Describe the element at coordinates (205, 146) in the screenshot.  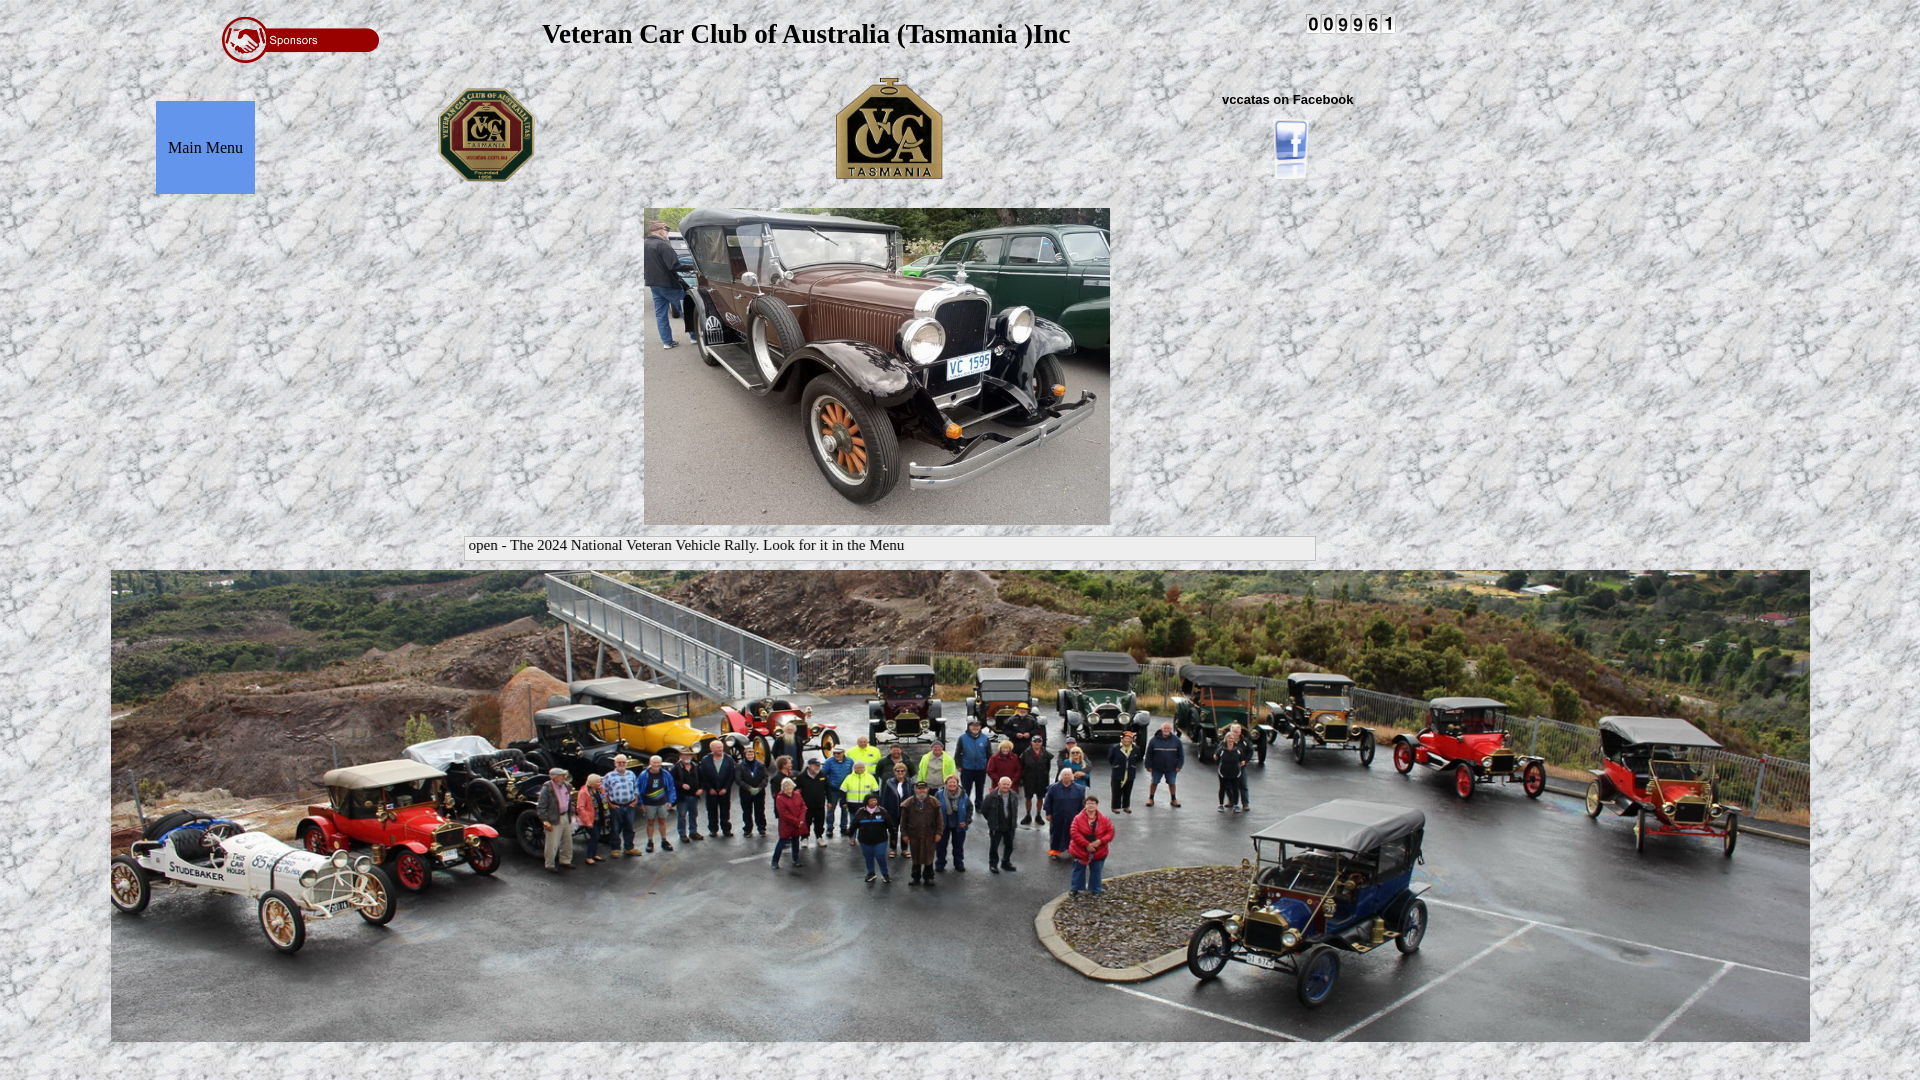
I see `'Main Menu'` at that location.